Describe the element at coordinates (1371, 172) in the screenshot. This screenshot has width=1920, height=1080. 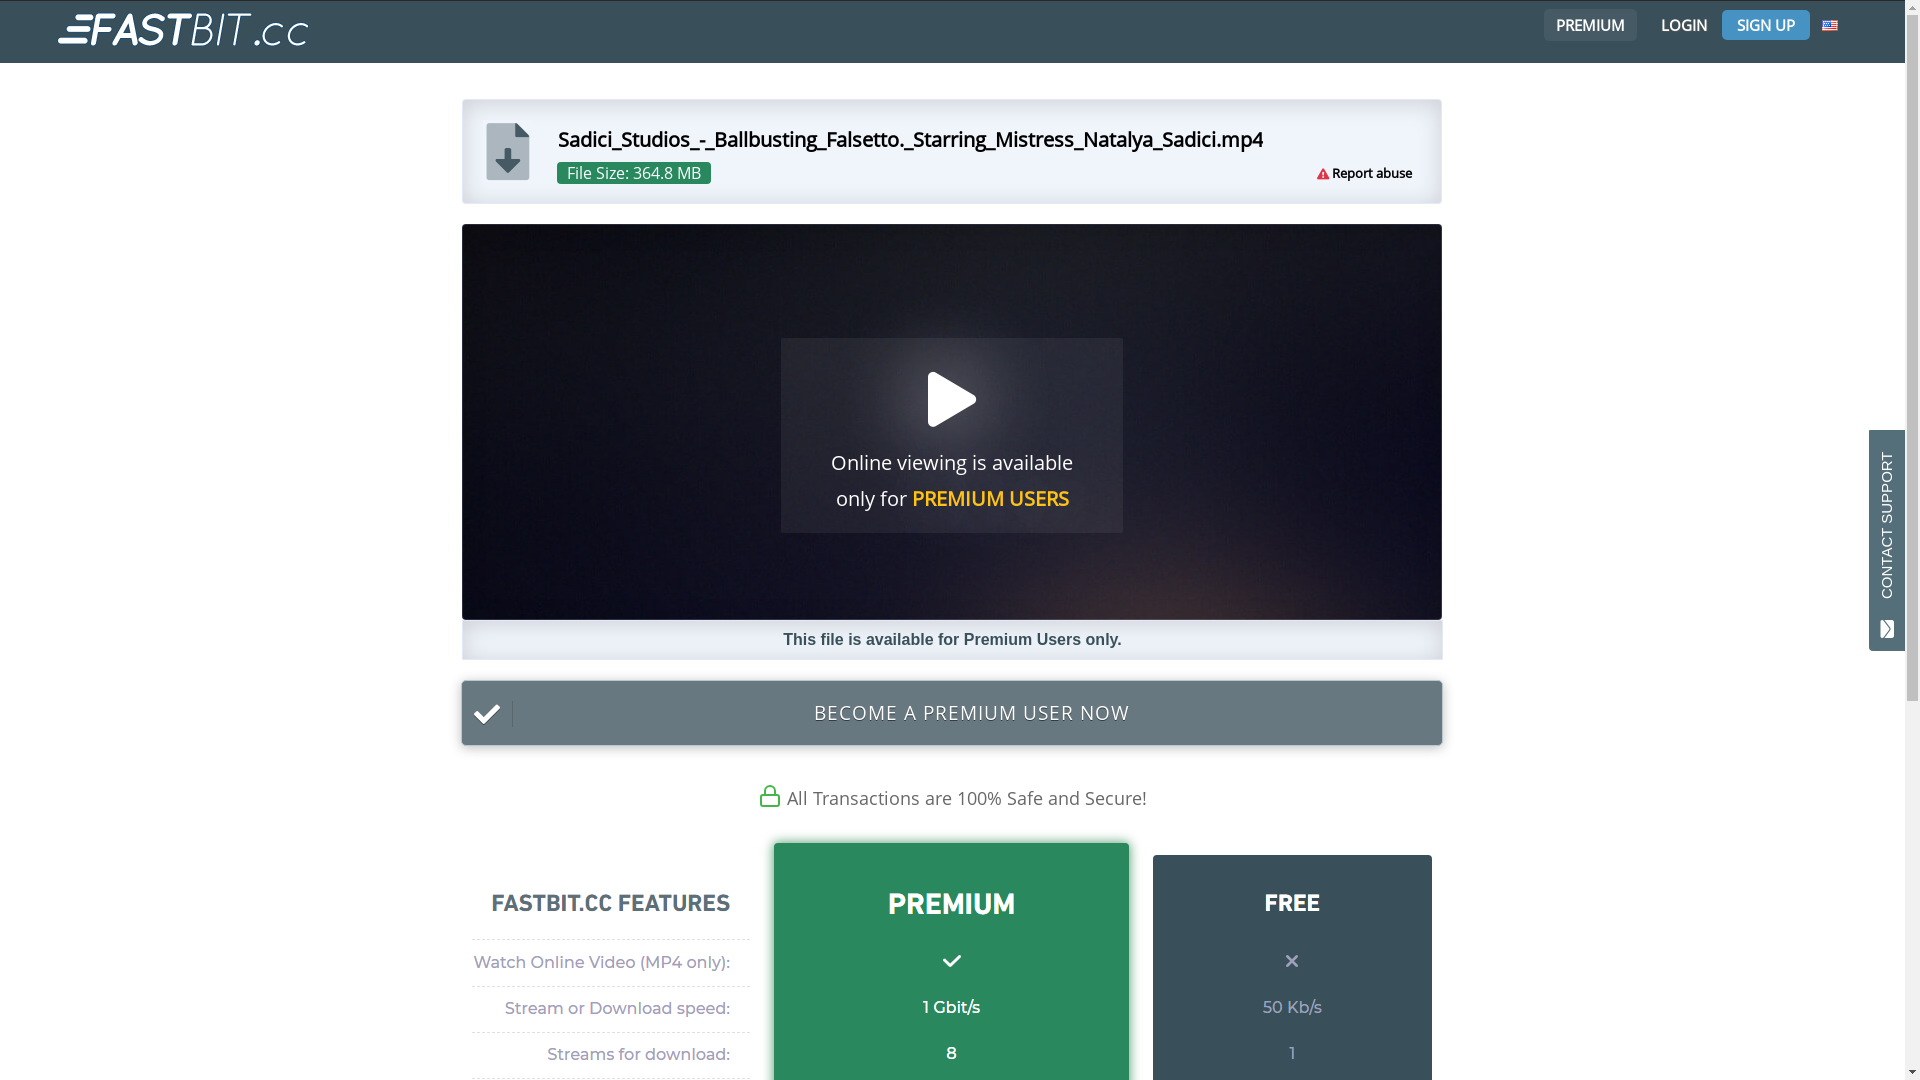
I see `'Report abuse'` at that location.